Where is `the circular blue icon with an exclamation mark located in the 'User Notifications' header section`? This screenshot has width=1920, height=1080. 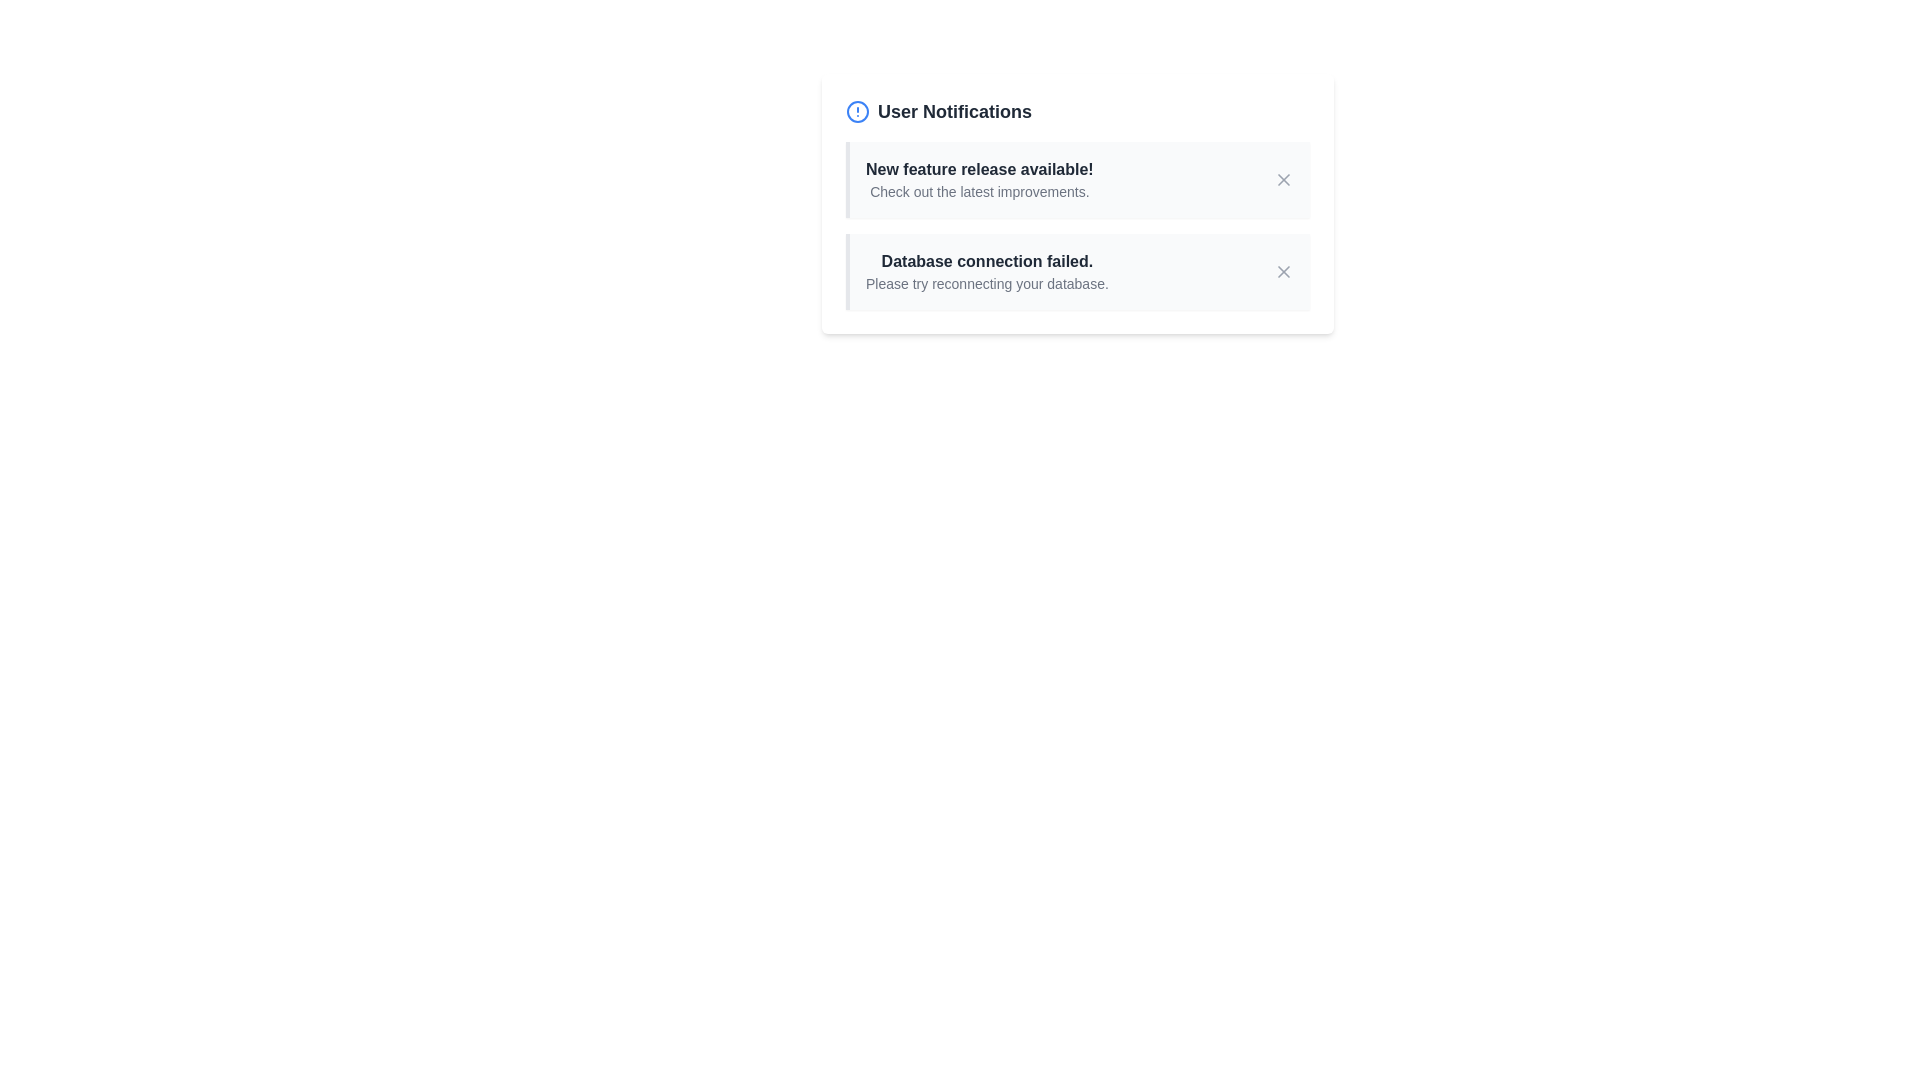 the circular blue icon with an exclamation mark located in the 'User Notifications' header section is located at coordinates (858, 111).